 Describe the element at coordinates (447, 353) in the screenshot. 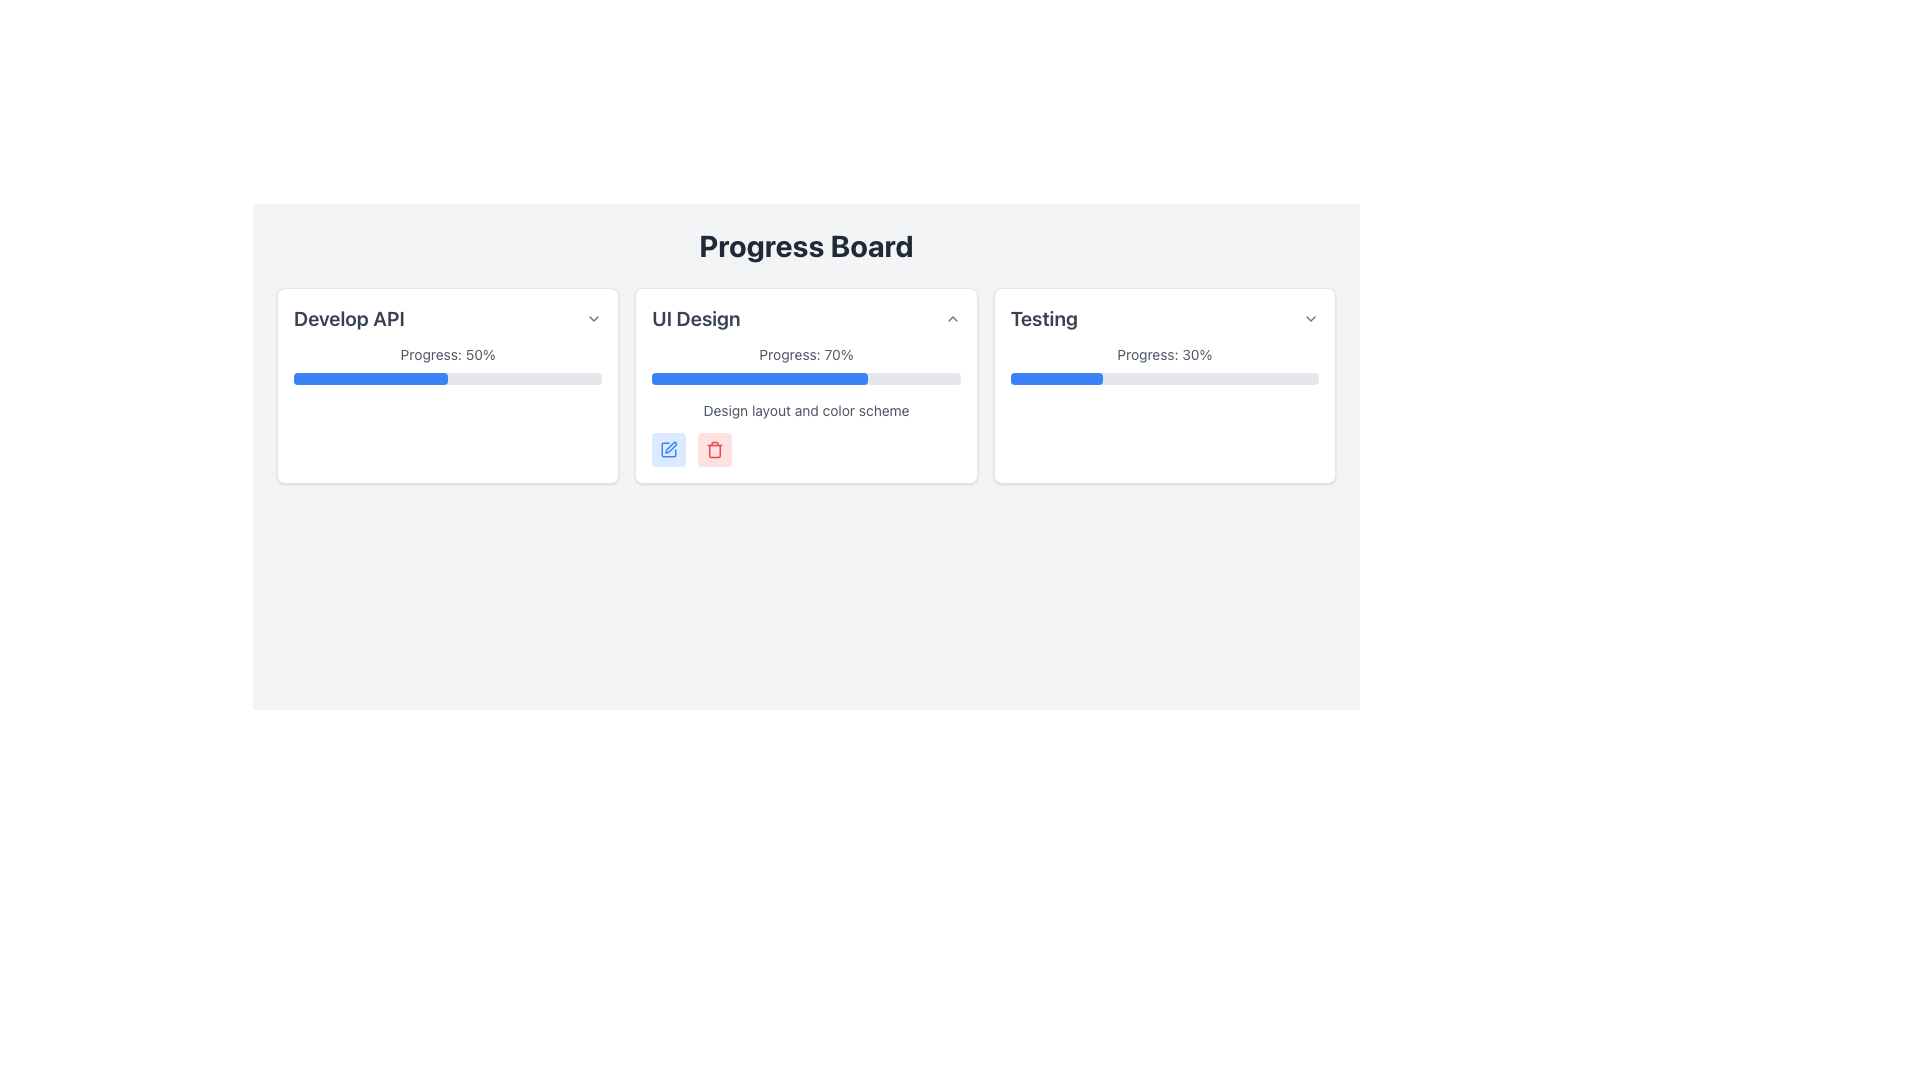

I see `progress information displayed as 'Progress: 50%' within the progress card titled 'Develop API'` at that location.